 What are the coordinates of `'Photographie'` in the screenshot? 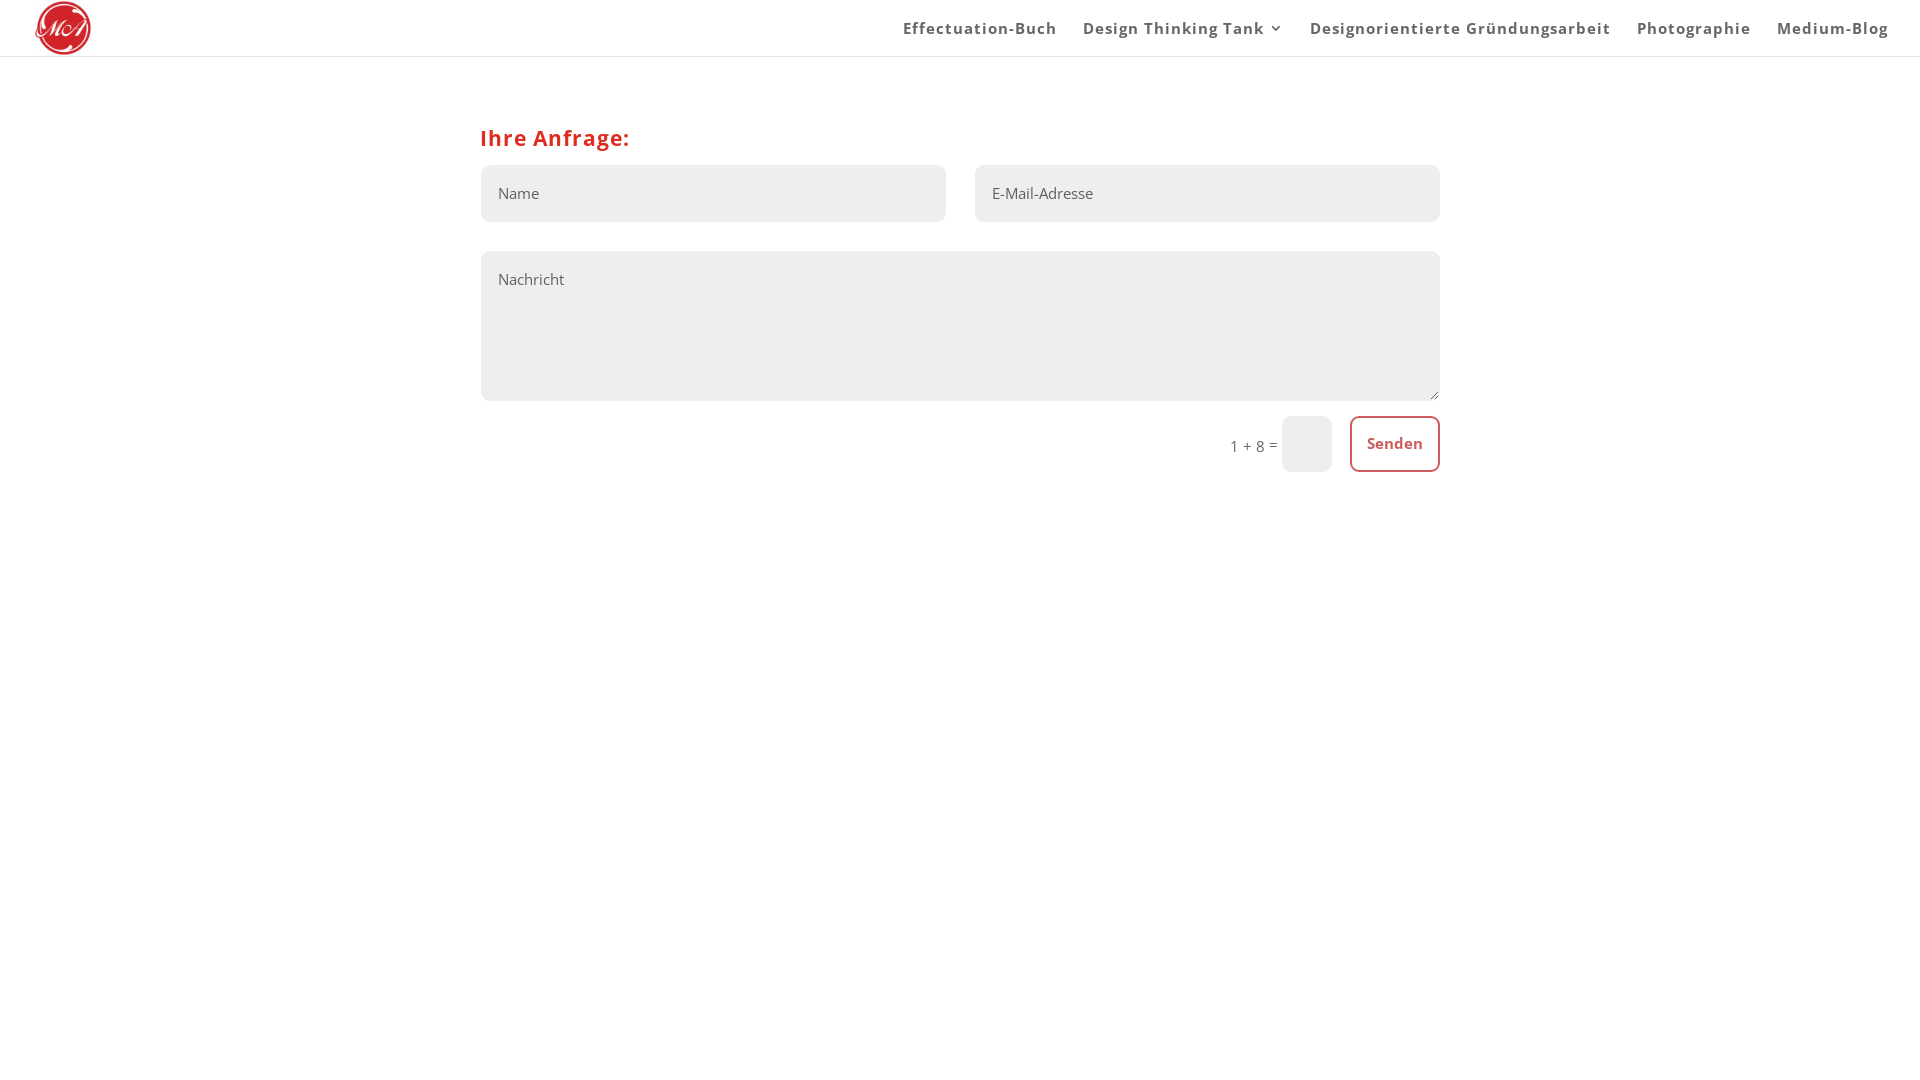 It's located at (1693, 38).